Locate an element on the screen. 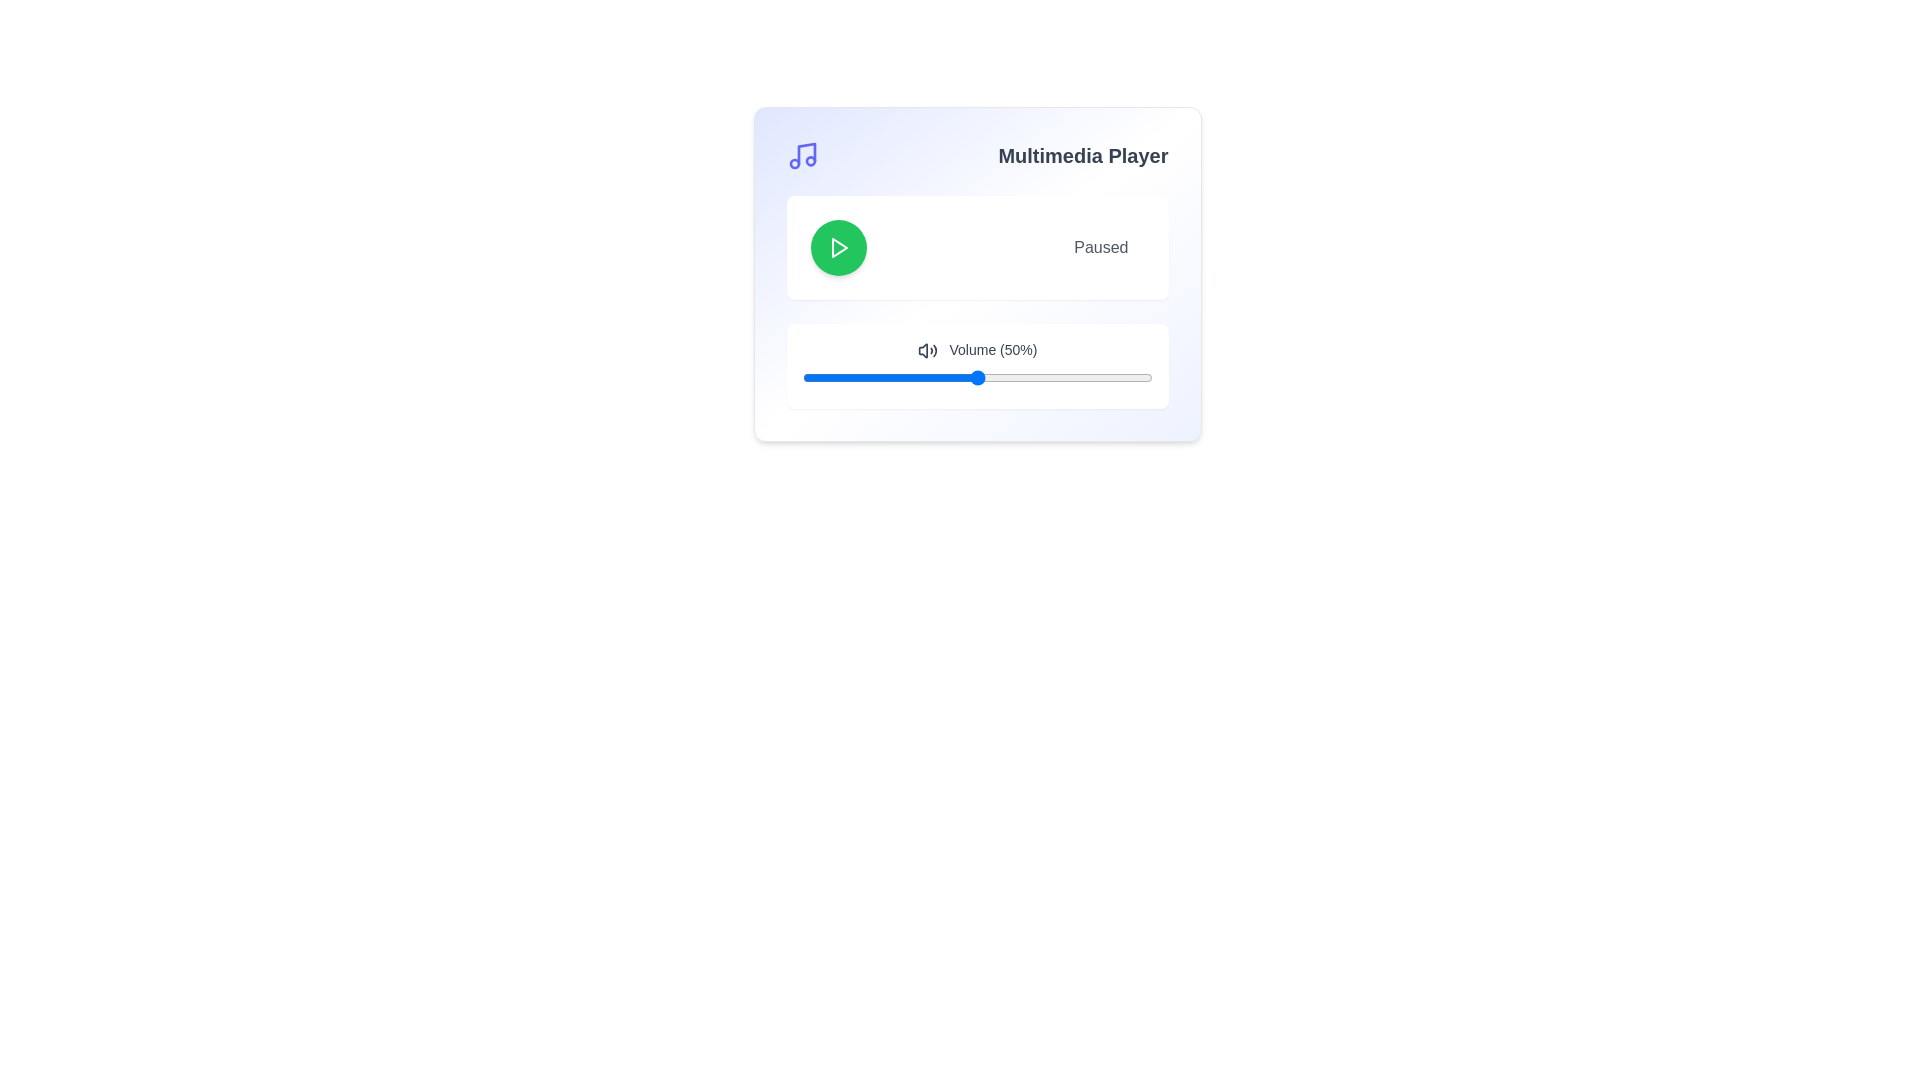  the volume icon represented by a speaker emitting sound waves, which is located to the left of the text label 'Volume (50%)' in the media player interface is located at coordinates (926, 350).